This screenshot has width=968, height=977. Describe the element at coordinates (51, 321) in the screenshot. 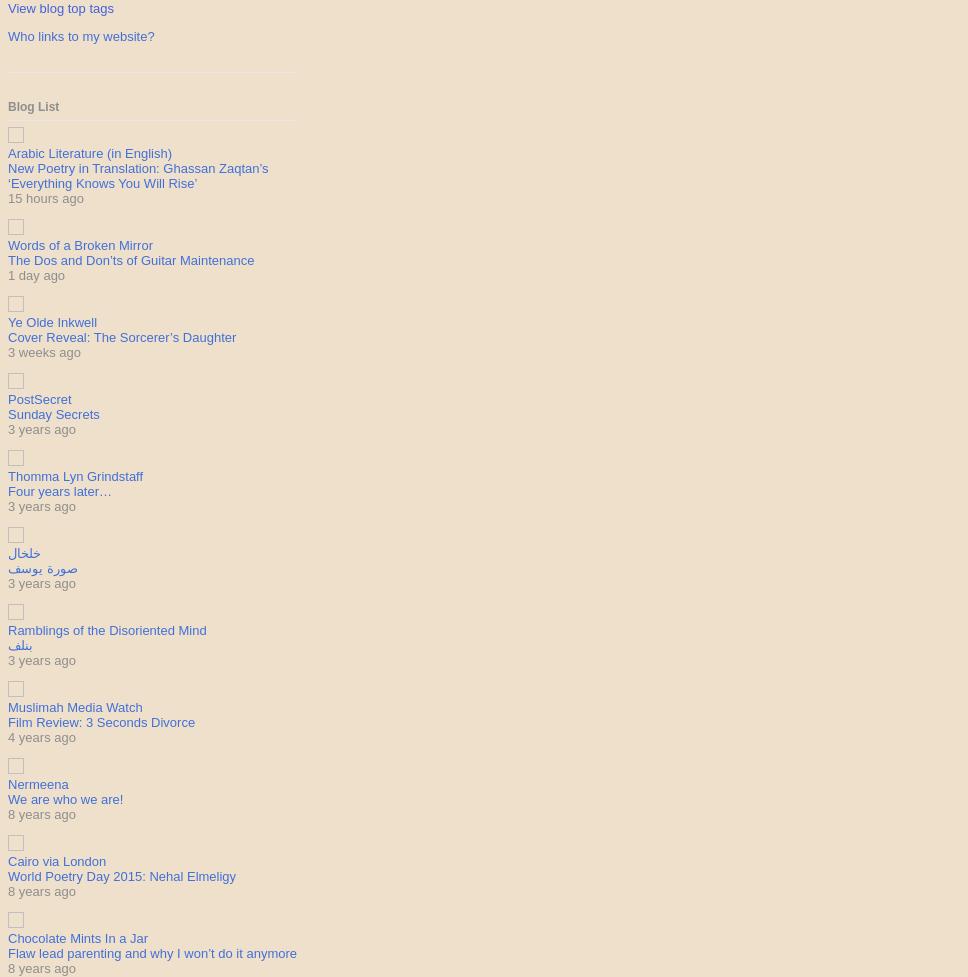

I see `'Ye Olde Inkwell'` at that location.